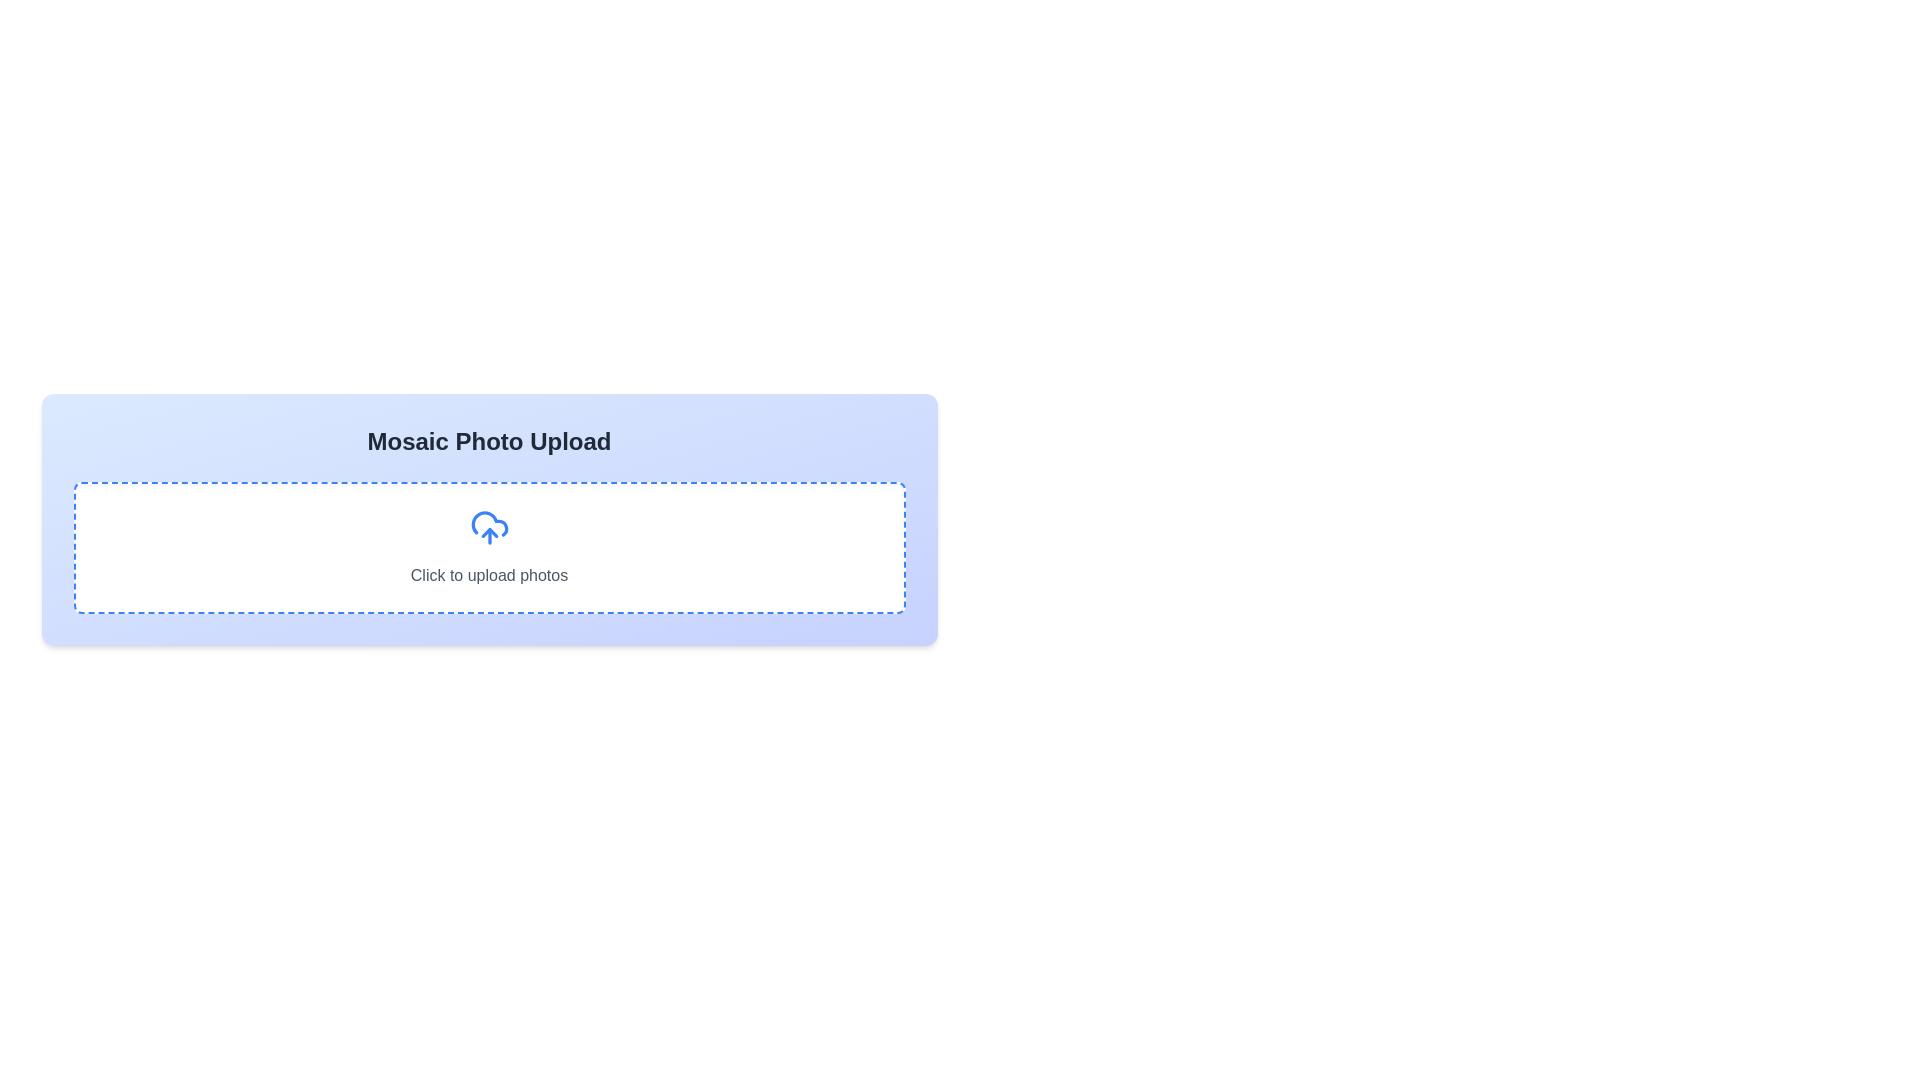  What do you see at coordinates (489, 547) in the screenshot?
I see `the clickable text label that prompts users to initiate a photo upload process` at bounding box center [489, 547].